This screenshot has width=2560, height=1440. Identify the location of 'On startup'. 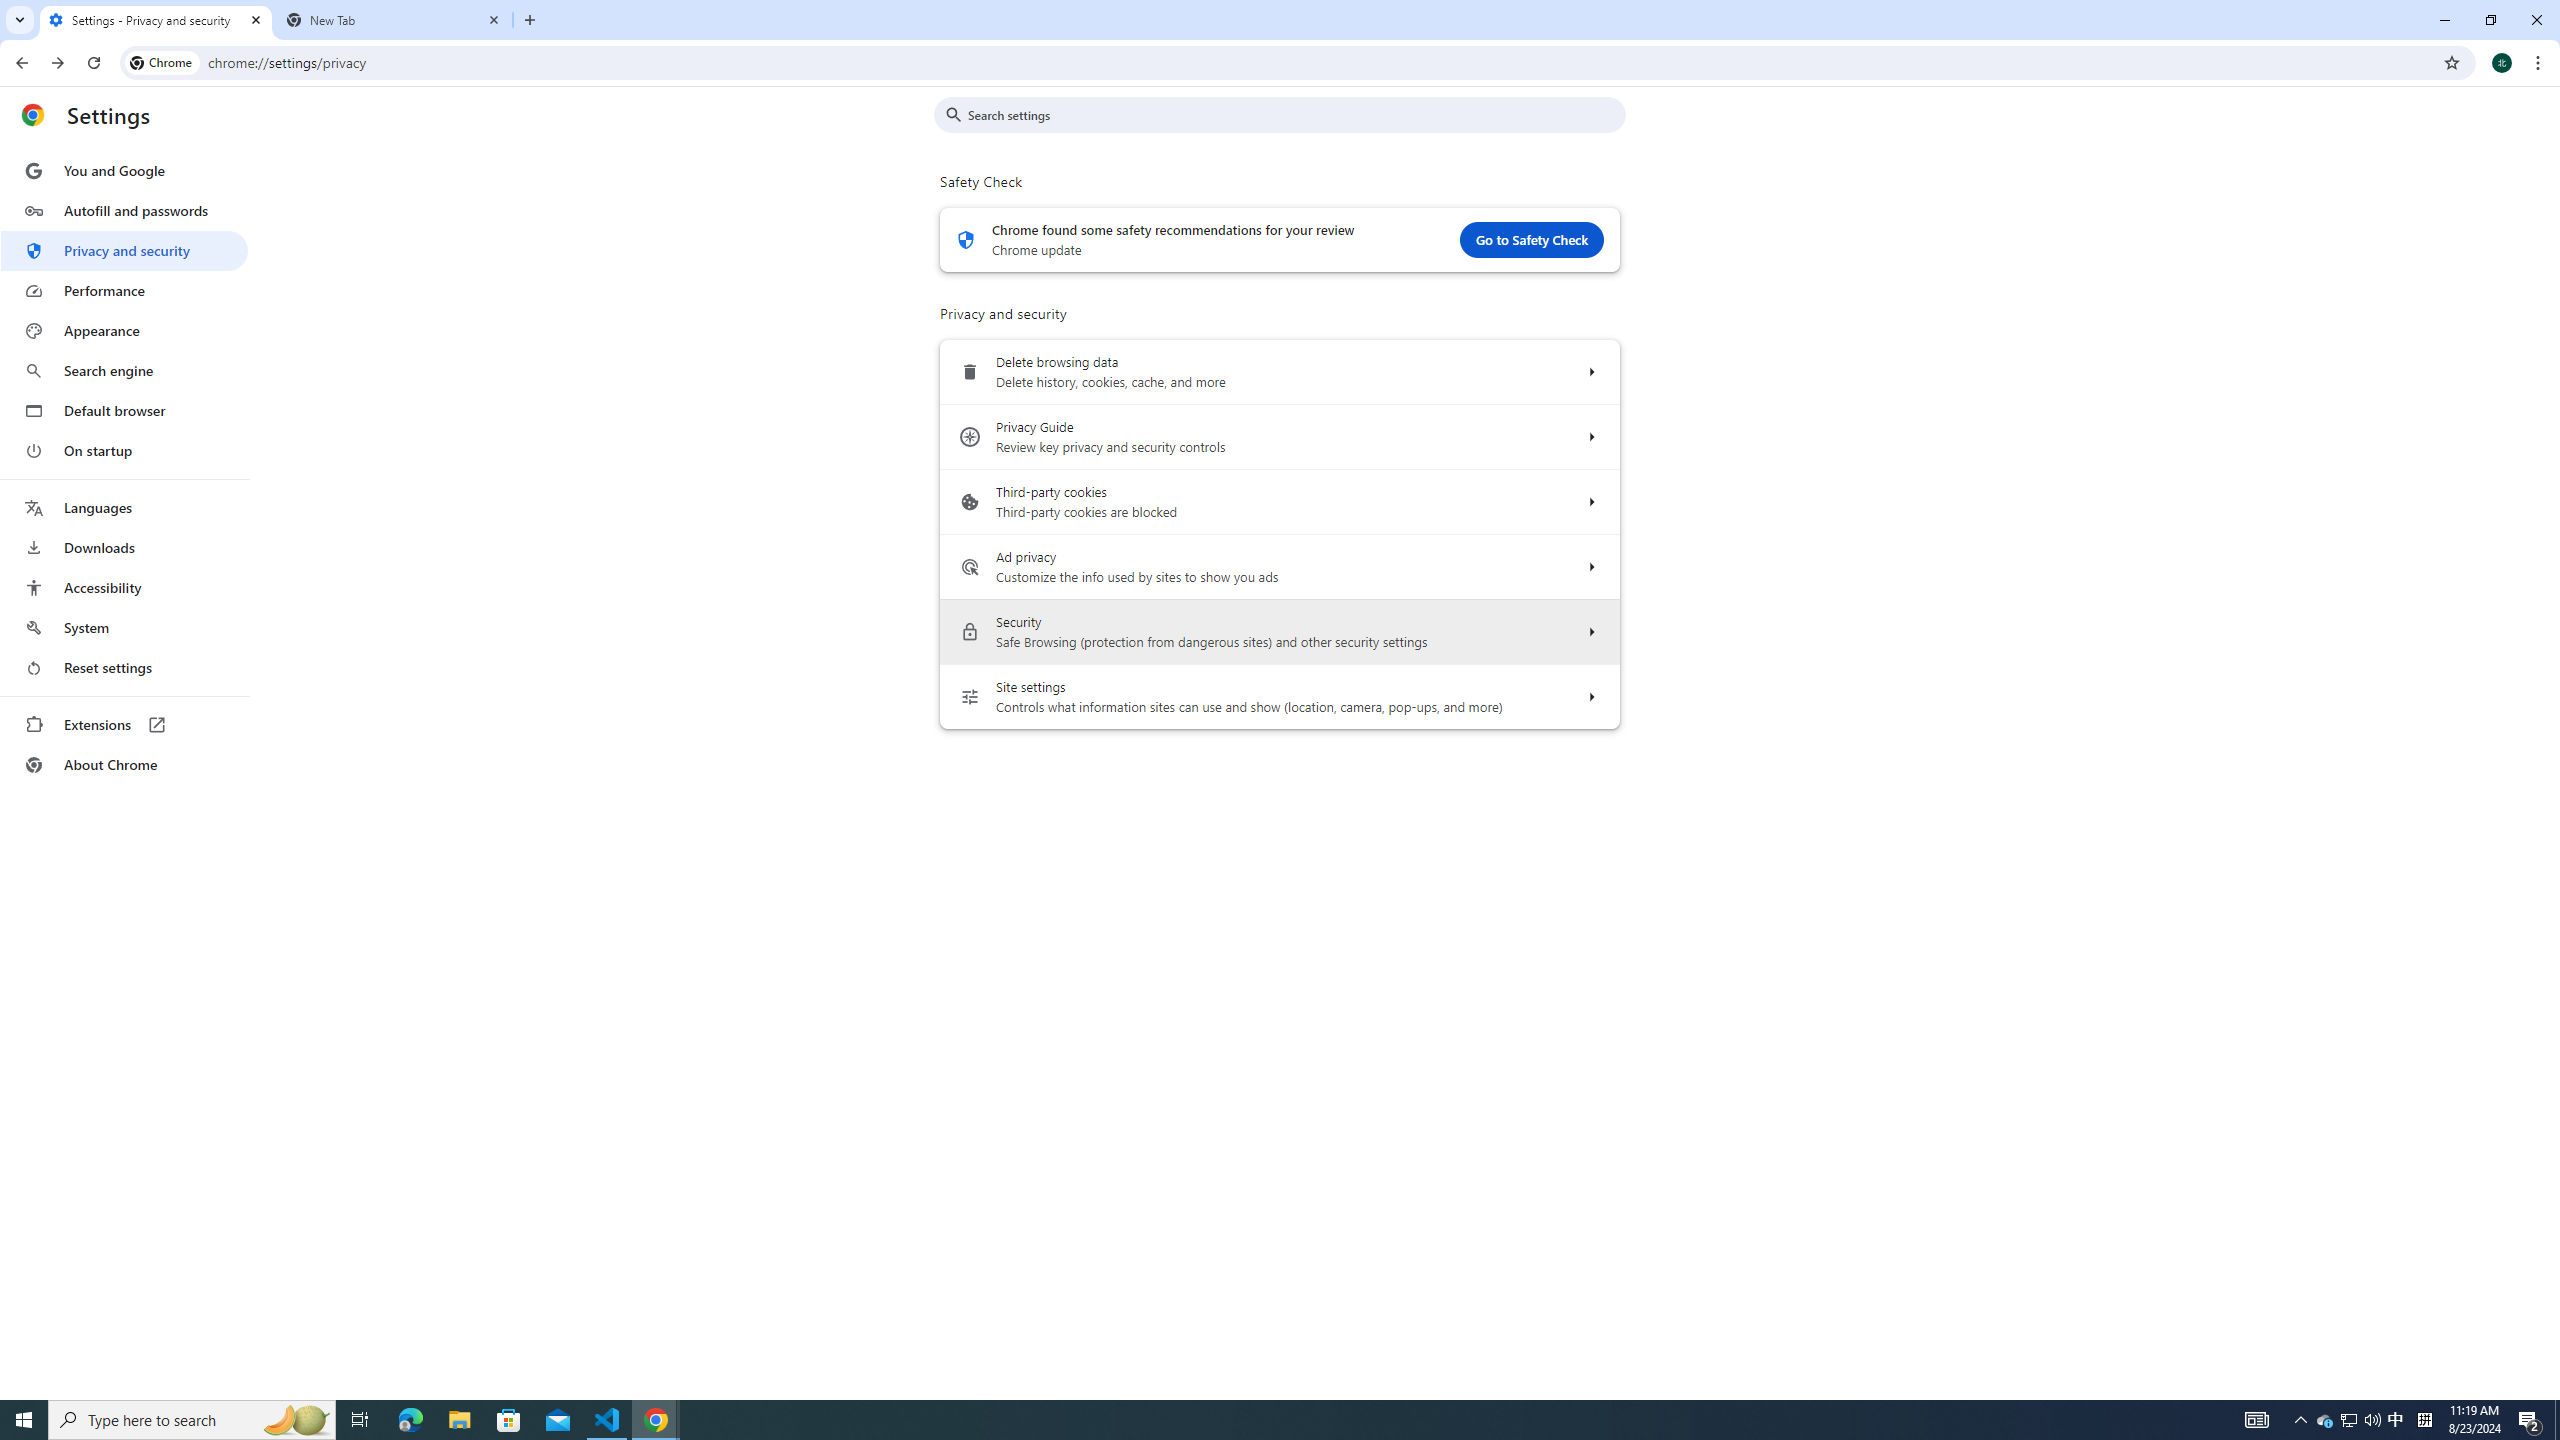
(123, 449).